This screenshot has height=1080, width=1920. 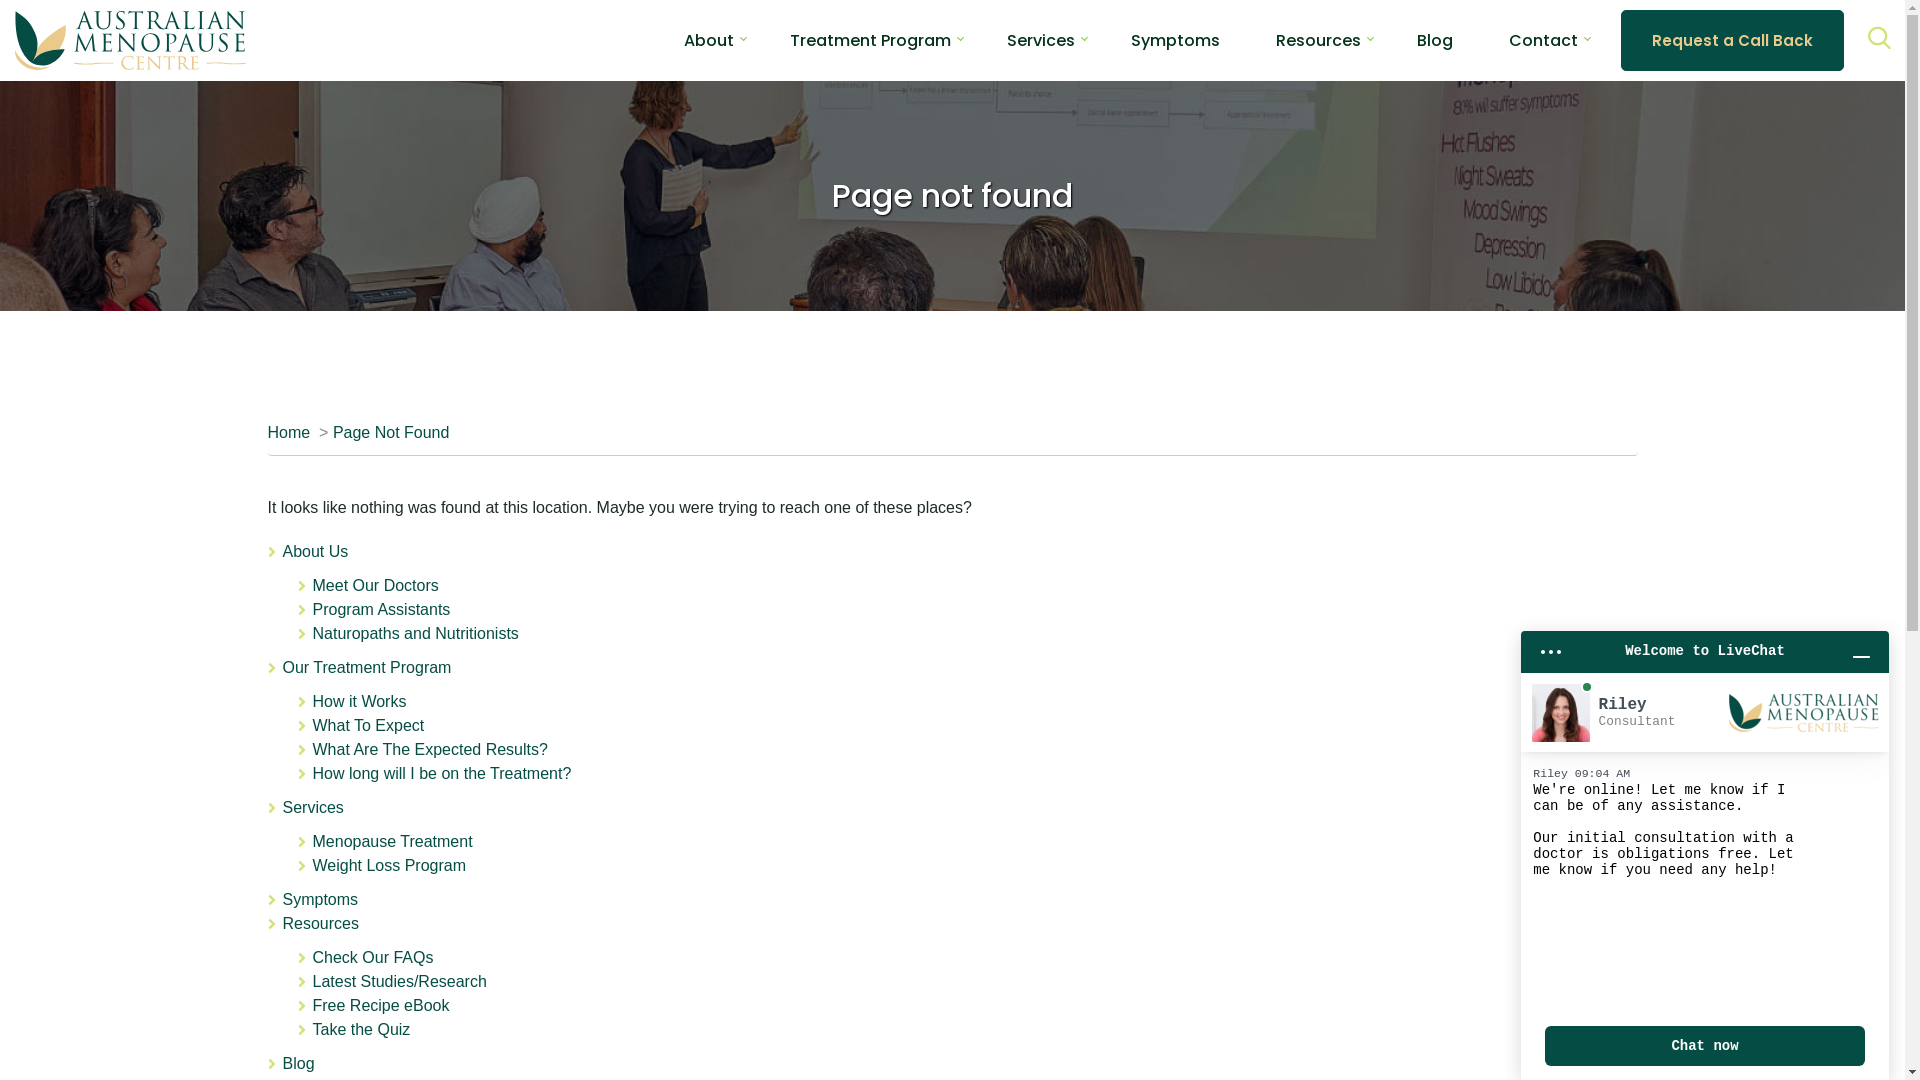 What do you see at coordinates (311, 633) in the screenshot?
I see `'Naturopaths and Nutritionists'` at bounding box center [311, 633].